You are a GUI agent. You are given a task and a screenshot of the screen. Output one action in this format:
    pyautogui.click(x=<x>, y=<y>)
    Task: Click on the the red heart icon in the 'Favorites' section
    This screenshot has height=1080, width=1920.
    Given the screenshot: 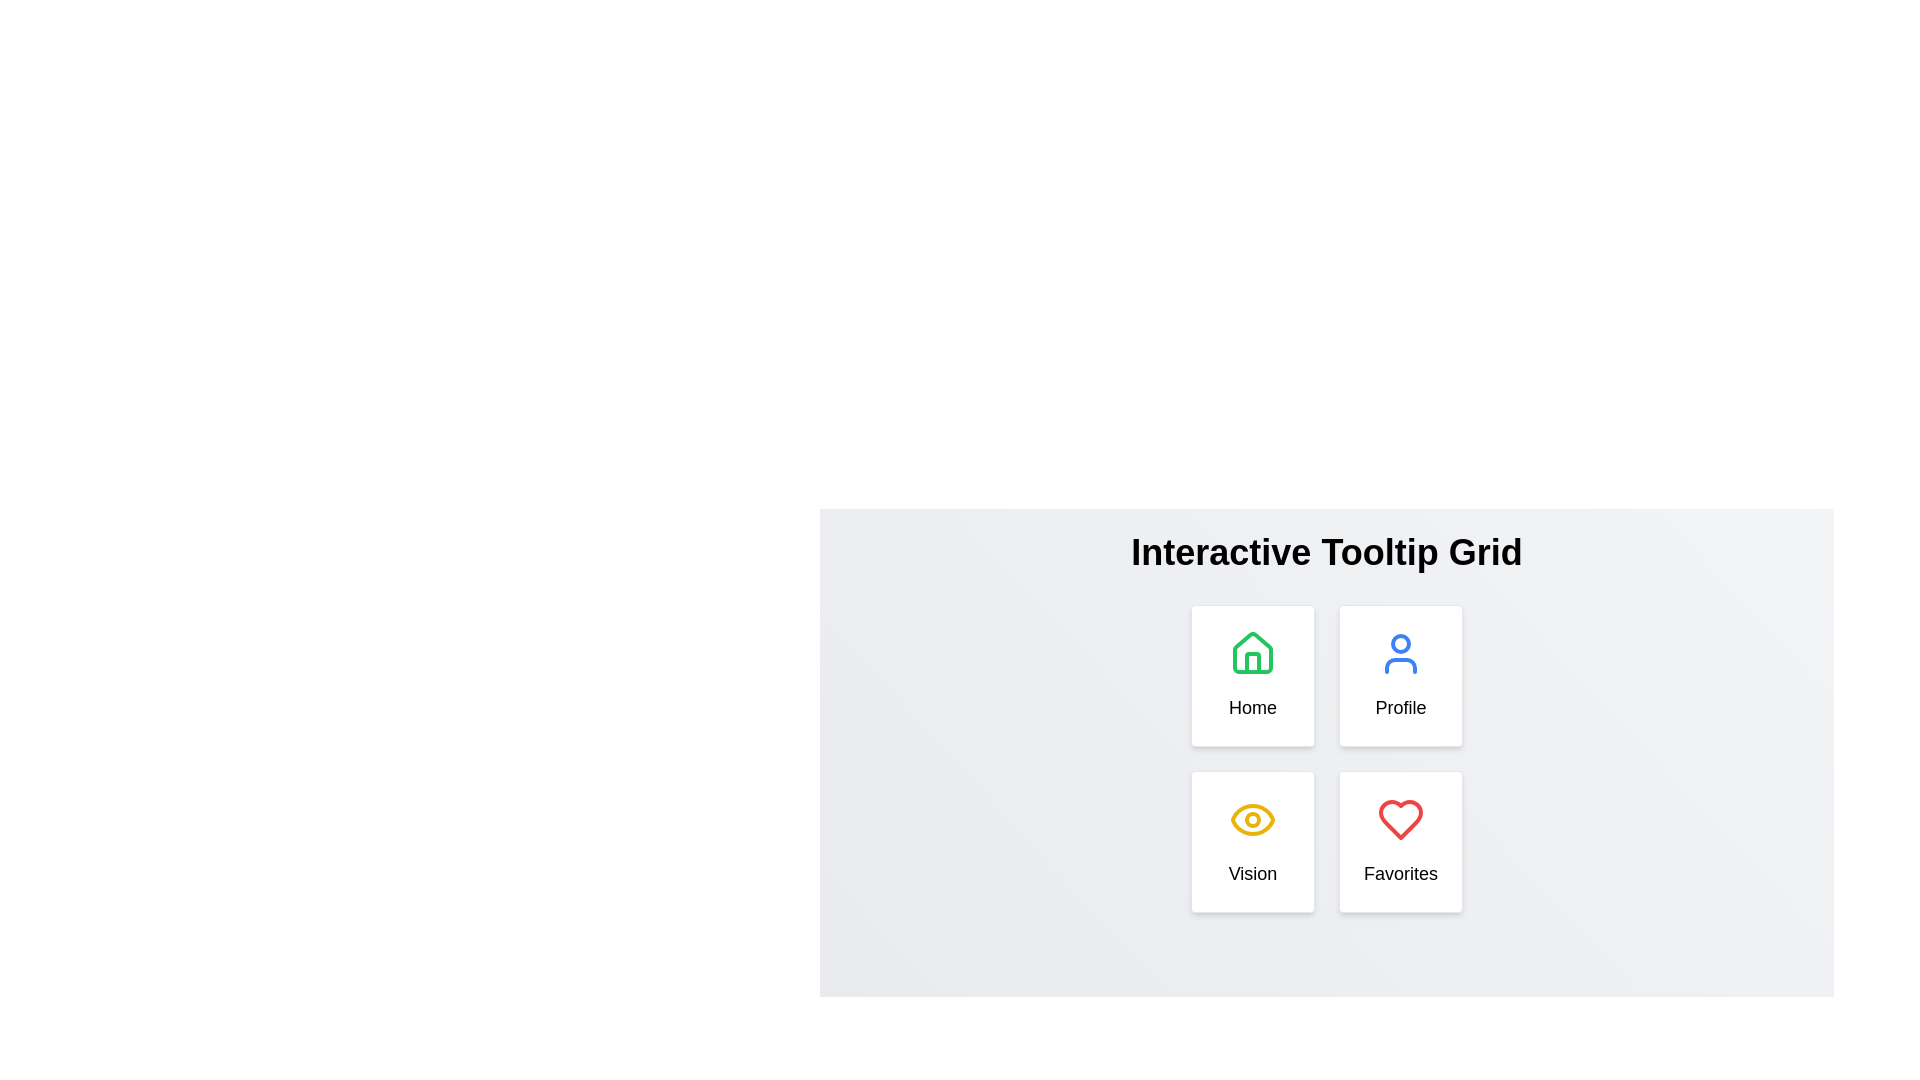 What is the action you would take?
    pyautogui.click(x=1400, y=820)
    